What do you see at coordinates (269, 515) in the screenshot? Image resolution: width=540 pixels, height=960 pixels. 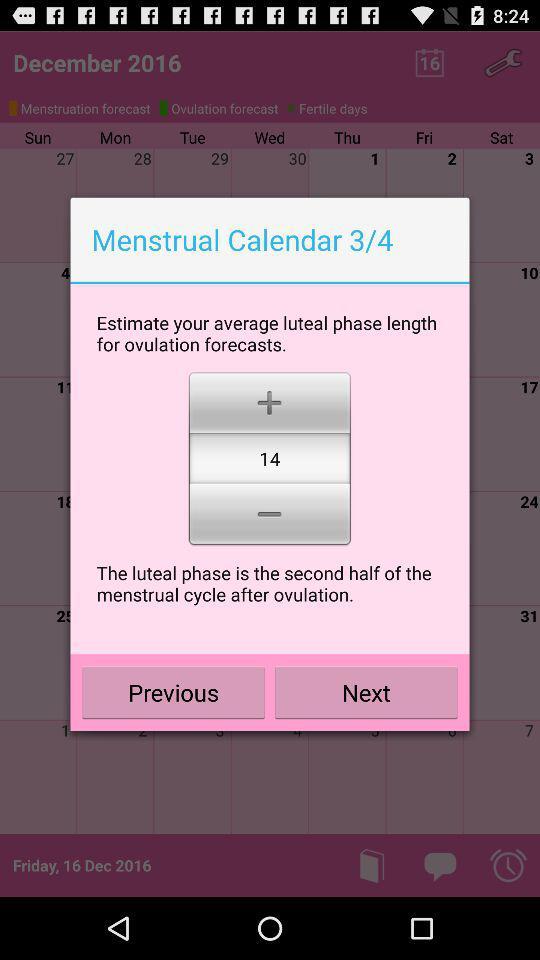 I see `item above the luteal phase app` at bounding box center [269, 515].